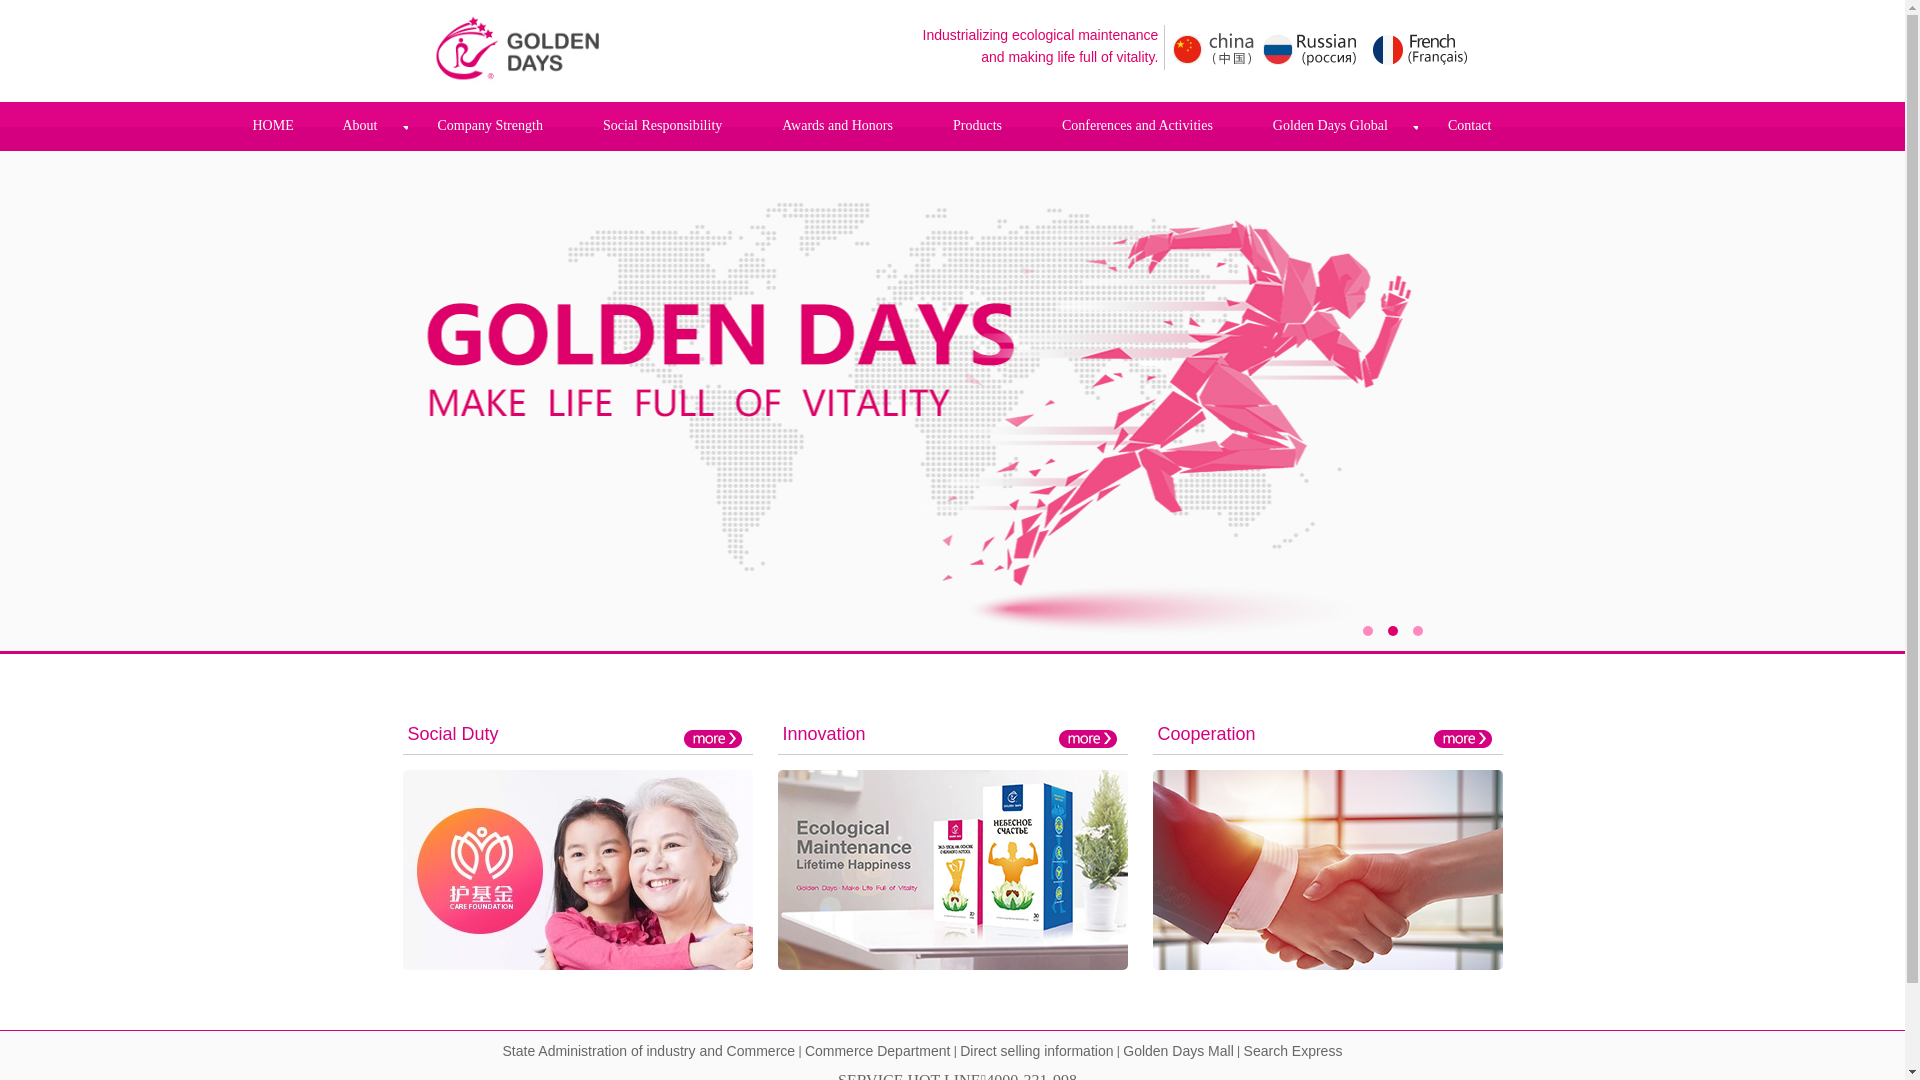 This screenshot has height=1080, width=1920. Describe the element at coordinates (1293, 1051) in the screenshot. I see `'Search Express'` at that location.